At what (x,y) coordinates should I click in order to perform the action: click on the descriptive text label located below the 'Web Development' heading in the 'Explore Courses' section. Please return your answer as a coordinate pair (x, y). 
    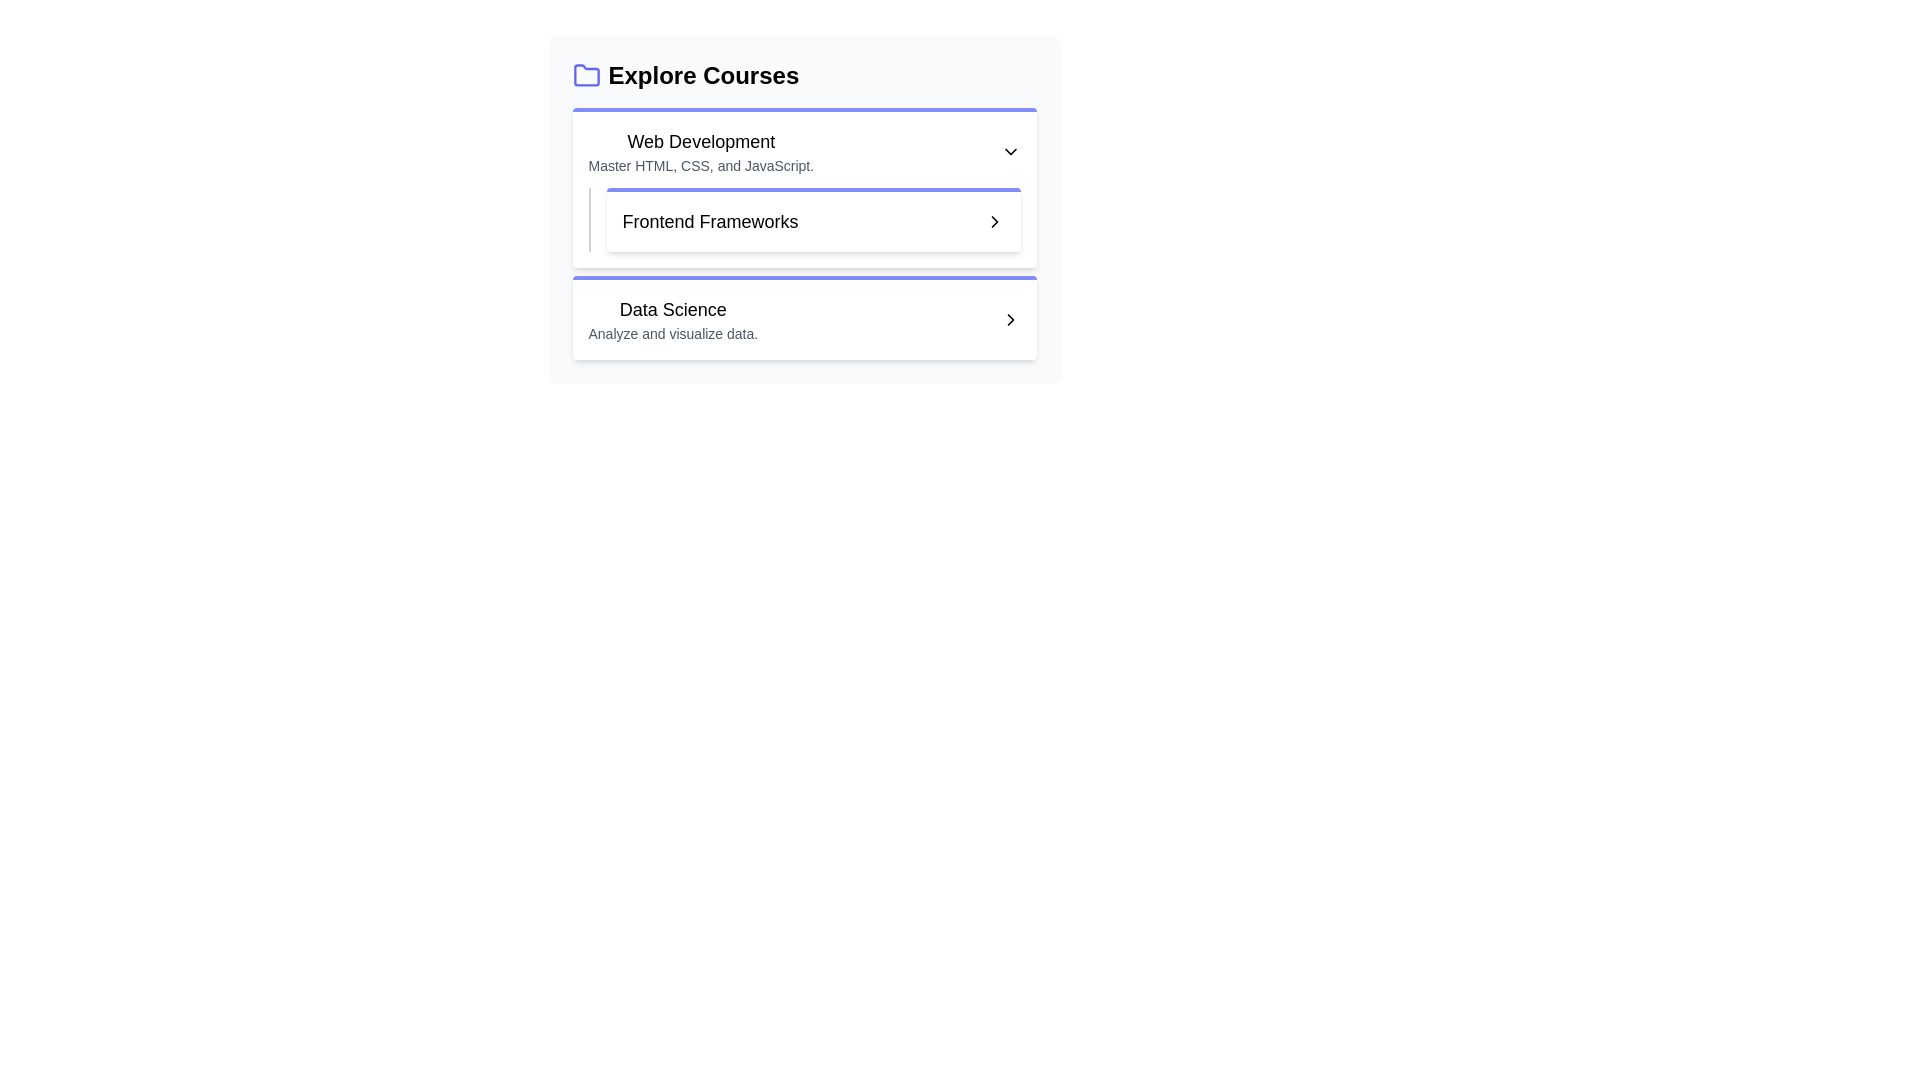
    Looking at the image, I should click on (701, 164).